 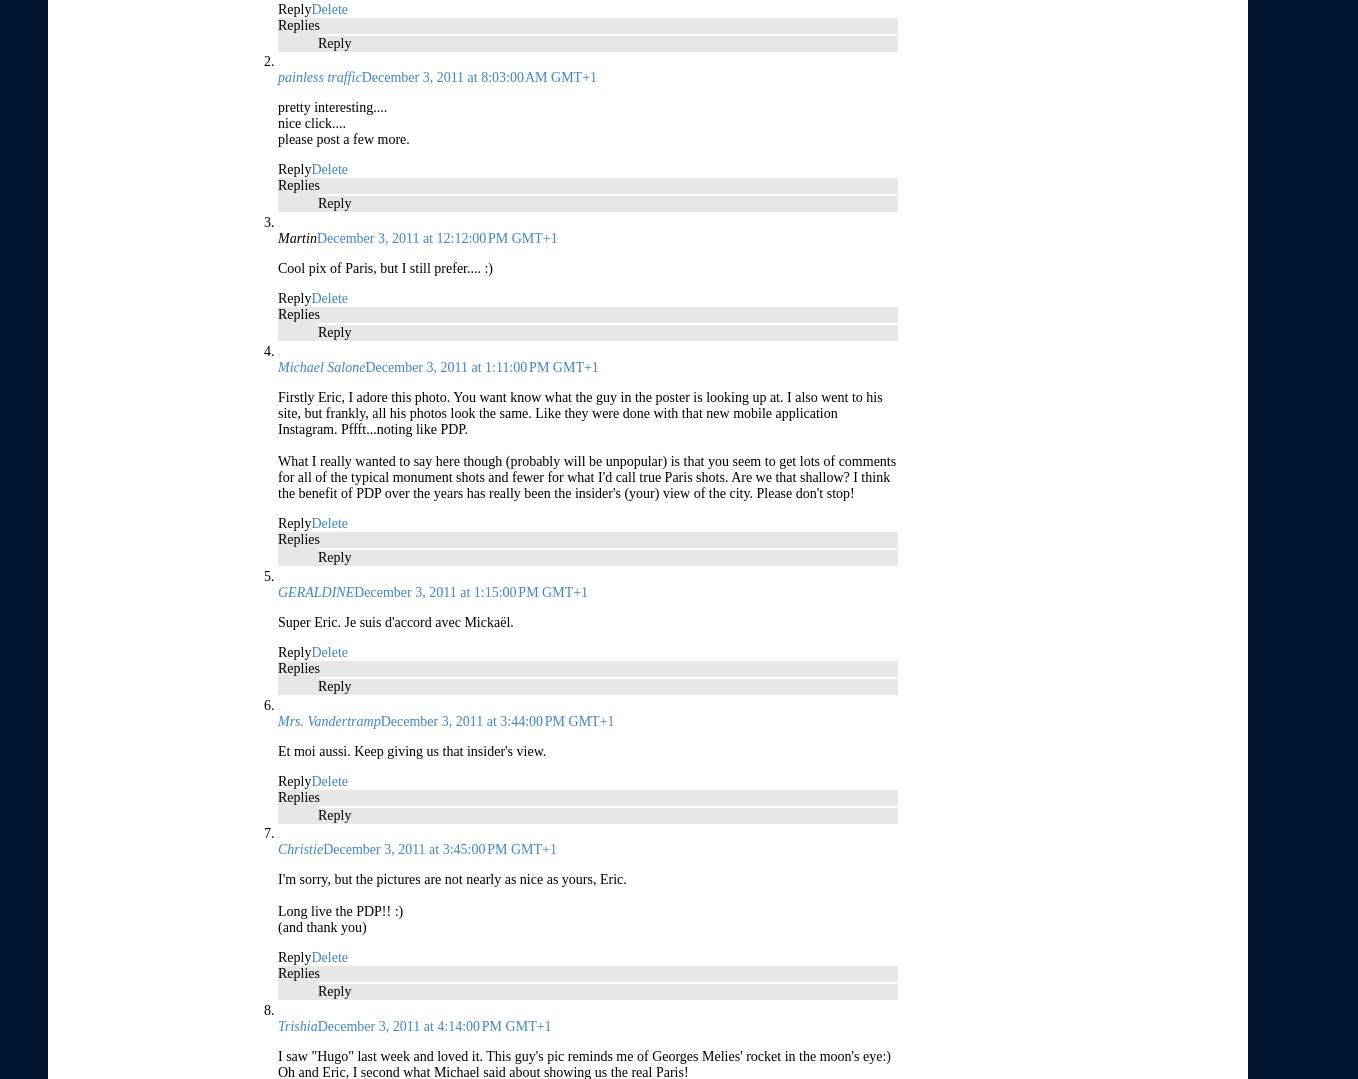 I want to click on 'Christie', so click(x=299, y=849).